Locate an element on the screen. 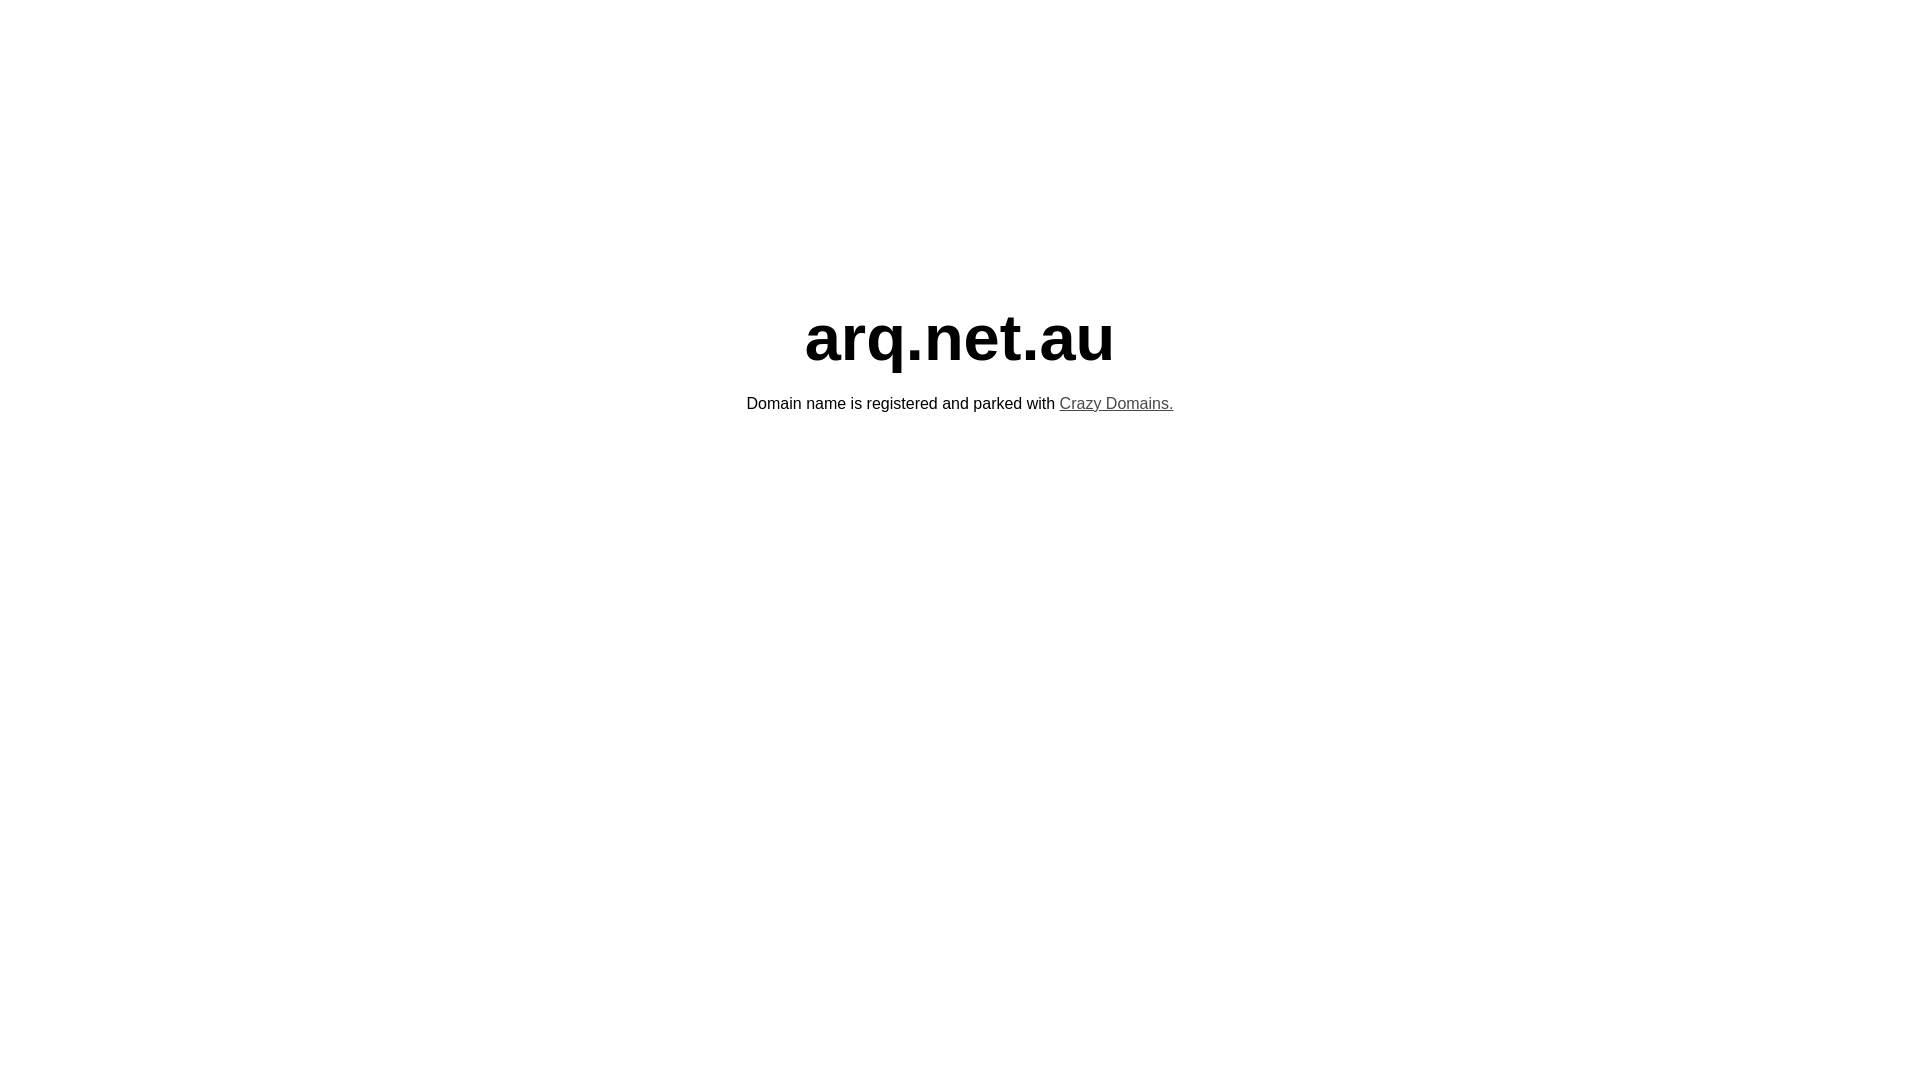  'Crazy Domains.' is located at coordinates (1116, 403).